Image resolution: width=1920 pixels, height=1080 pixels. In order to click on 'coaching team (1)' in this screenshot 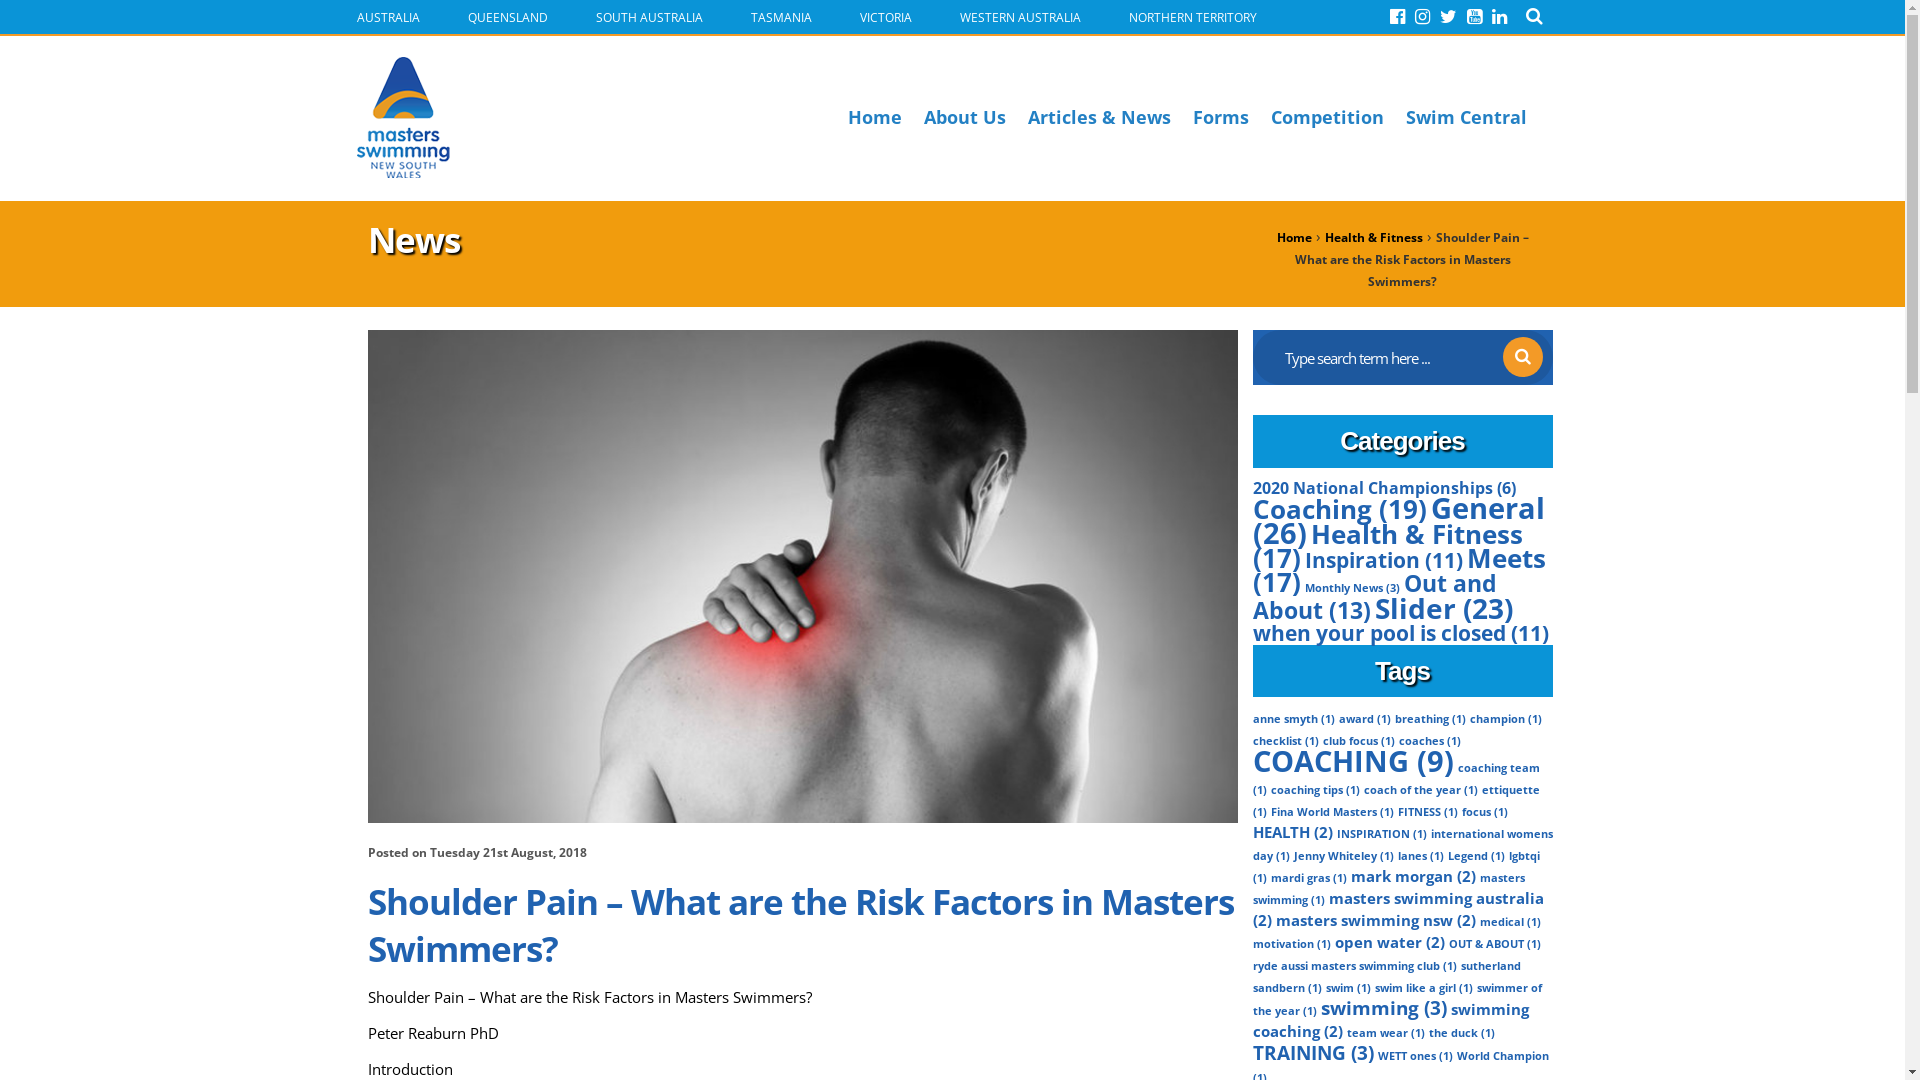, I will do `click(1394, 778)`.